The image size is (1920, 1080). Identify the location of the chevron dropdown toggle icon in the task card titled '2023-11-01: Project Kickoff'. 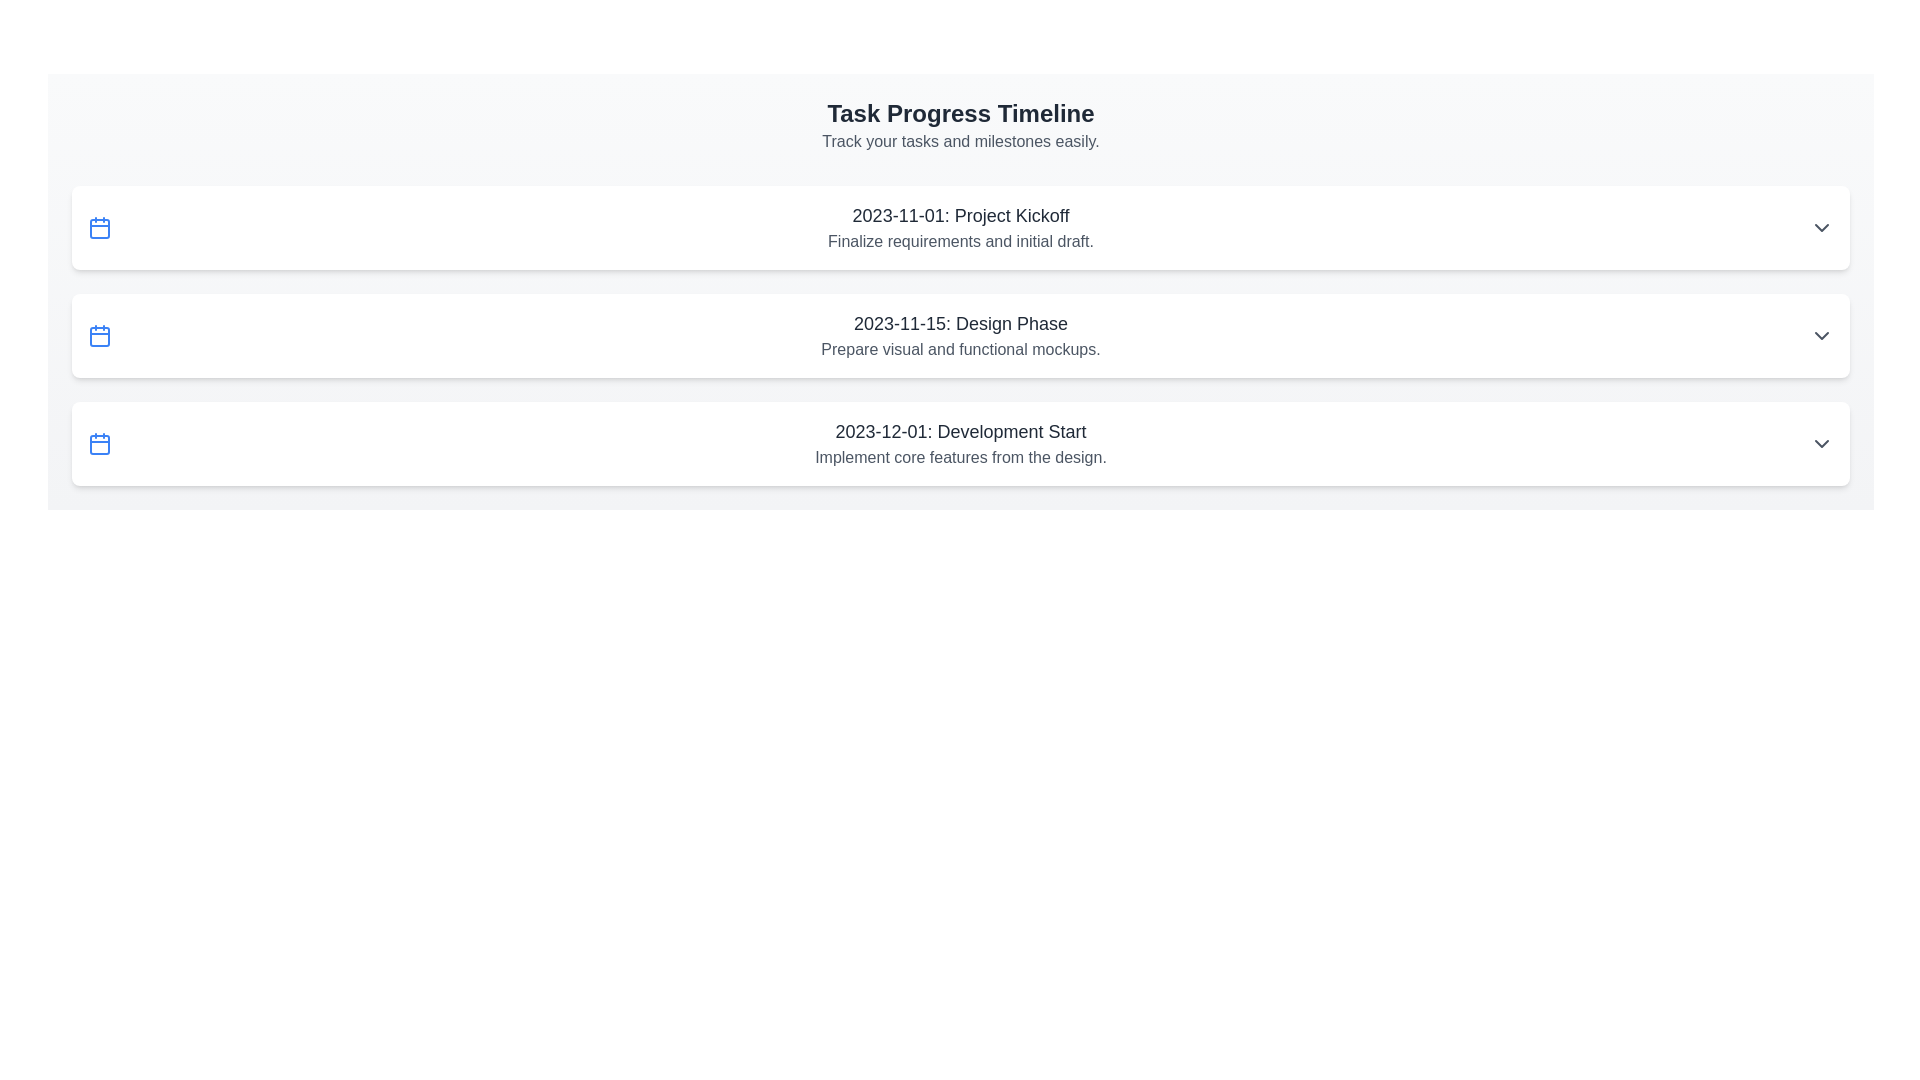
(1822, 226).